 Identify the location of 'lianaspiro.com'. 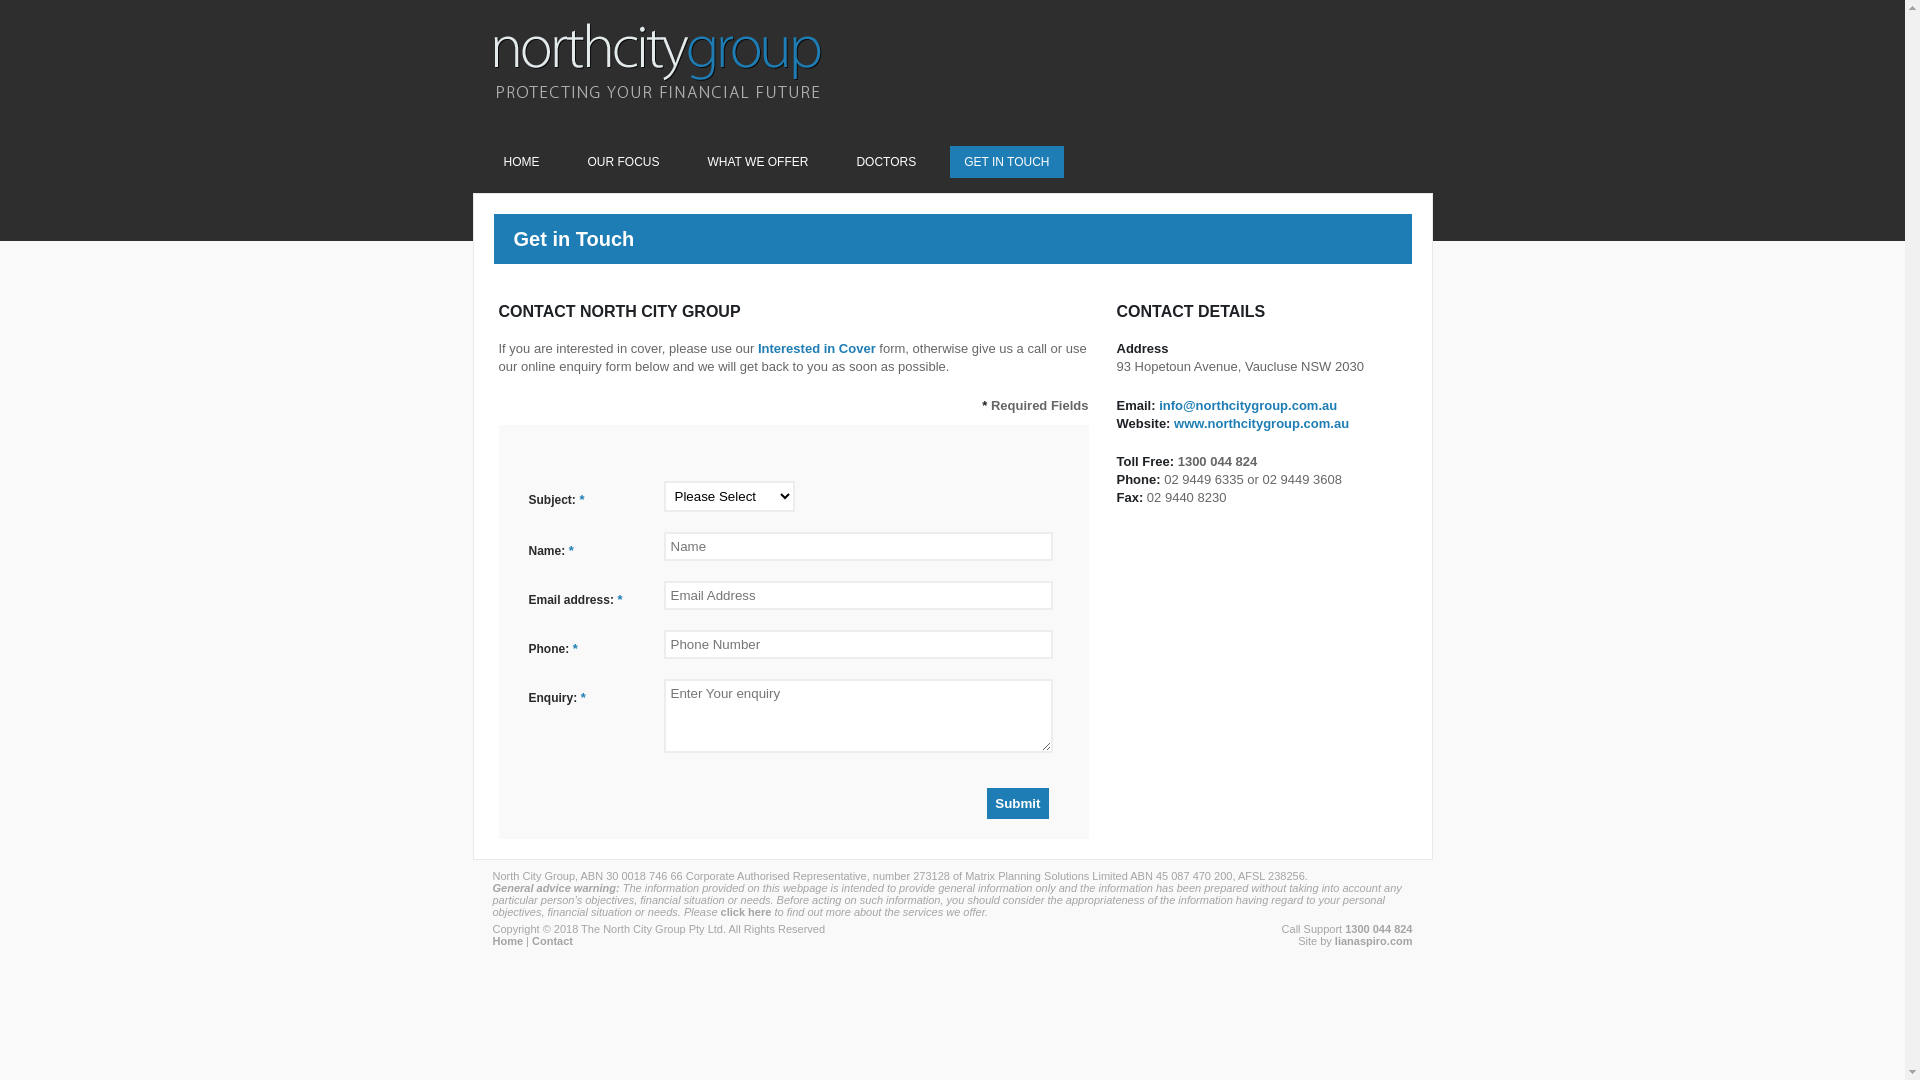
(1372, 941).